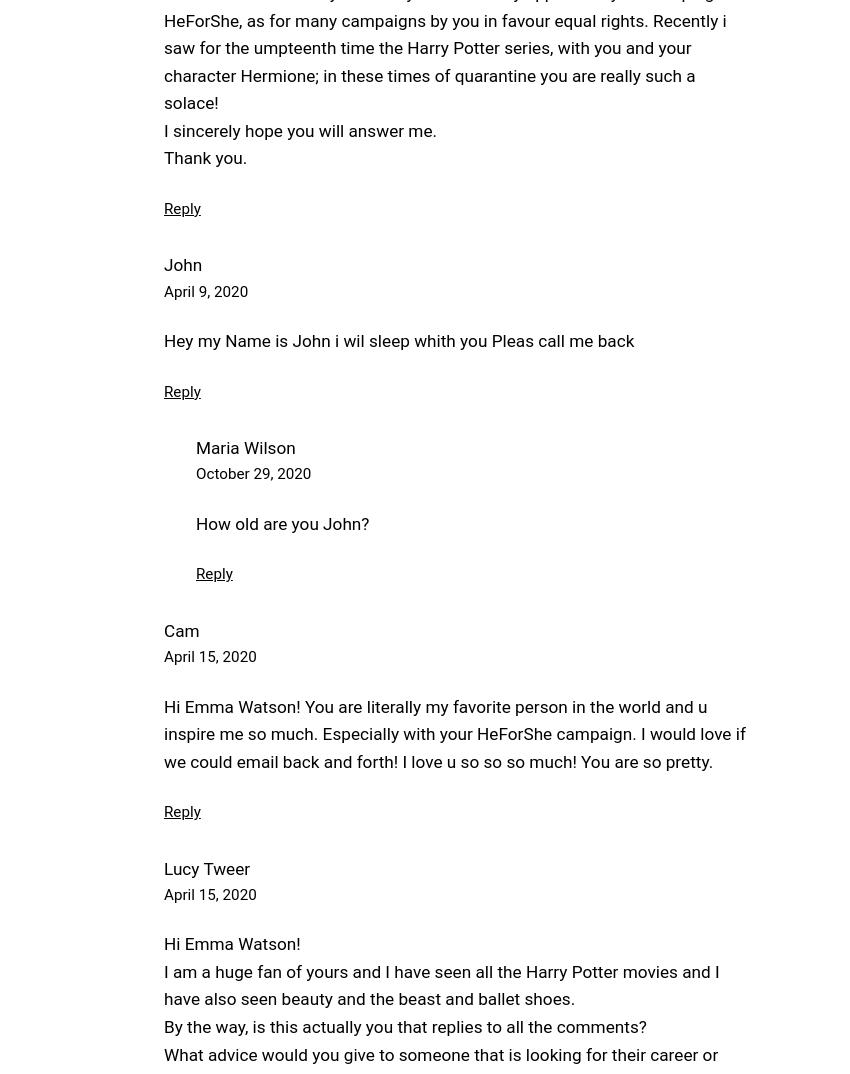 Image resolution: width=850 pixels, height=1074 pixels. Describe the element at coordinates (405, 1026) in the screenshot. I see `'By the way, is this actually you that replies to all the comments?'` at that location.